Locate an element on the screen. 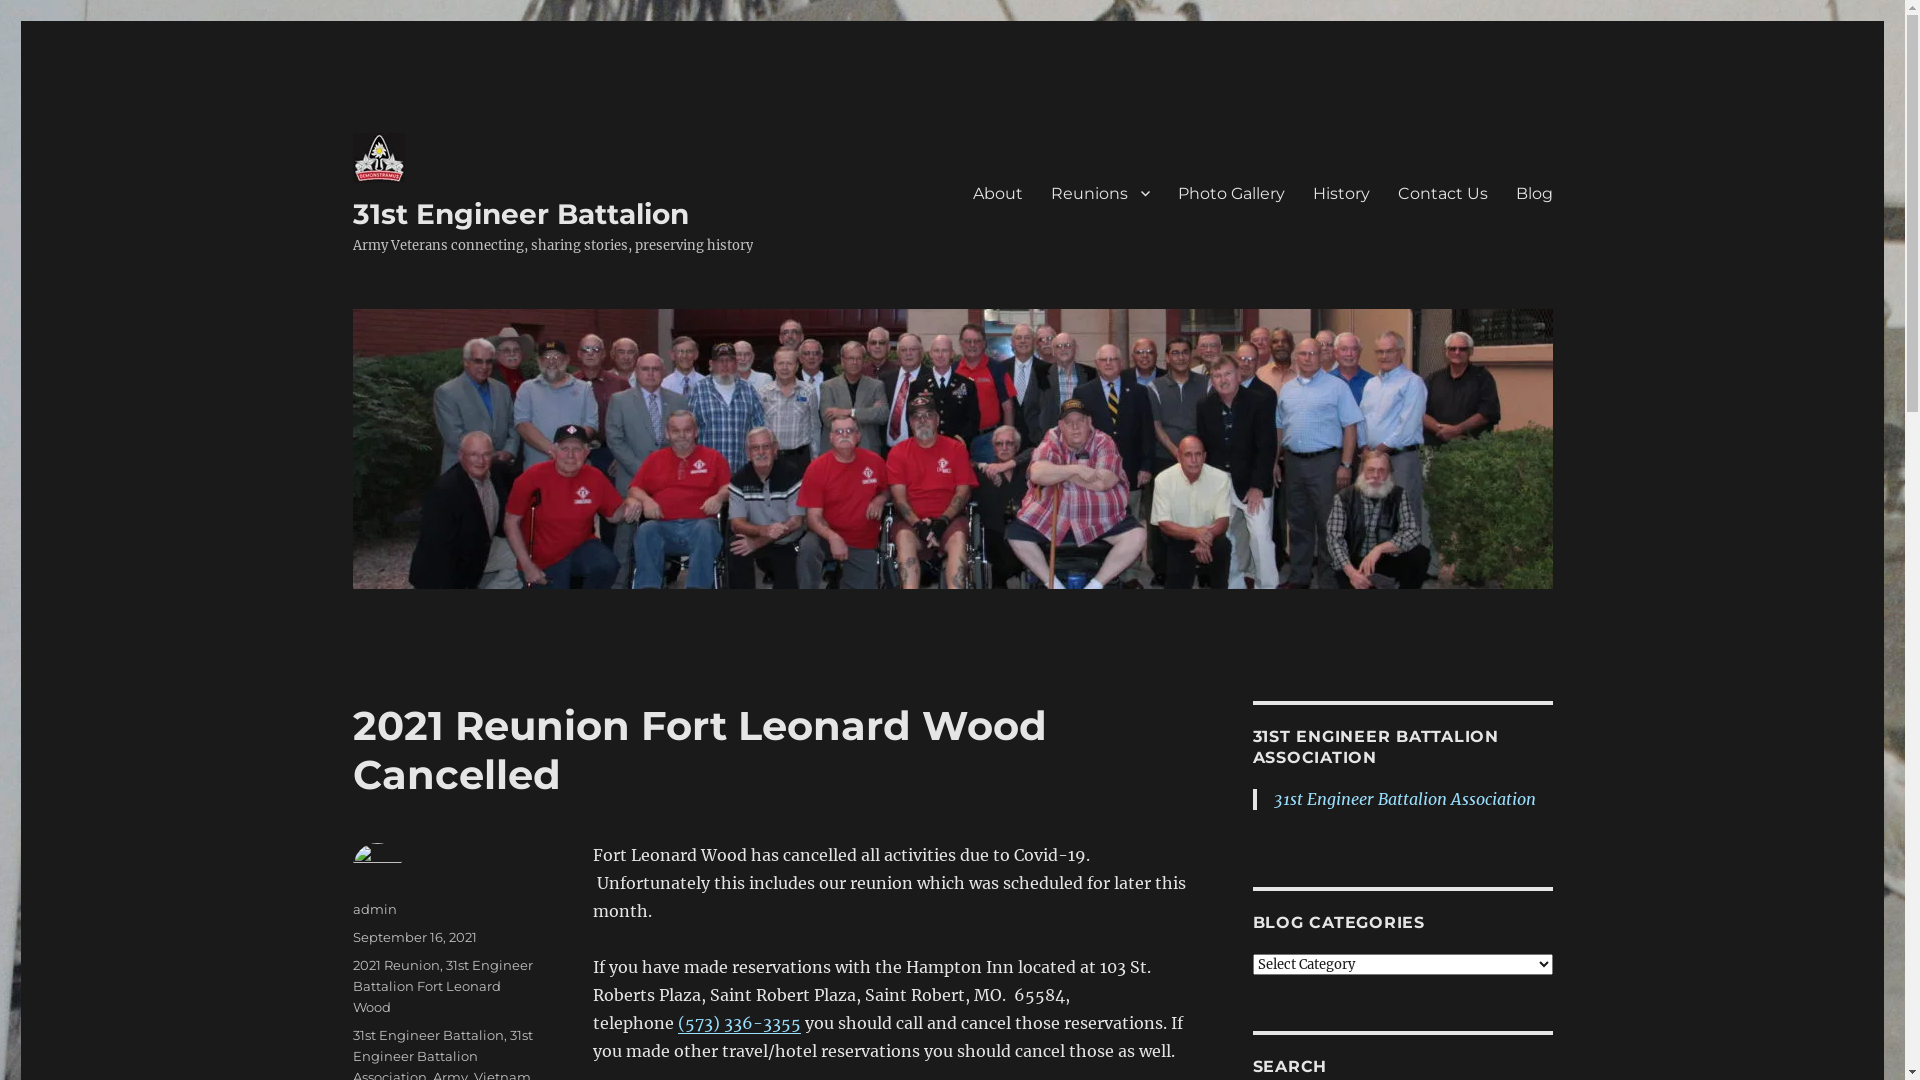 The height and width of the screenshot is (1080, 1920). '31st Engineer Battalion' is located at coordinates (519, 213).